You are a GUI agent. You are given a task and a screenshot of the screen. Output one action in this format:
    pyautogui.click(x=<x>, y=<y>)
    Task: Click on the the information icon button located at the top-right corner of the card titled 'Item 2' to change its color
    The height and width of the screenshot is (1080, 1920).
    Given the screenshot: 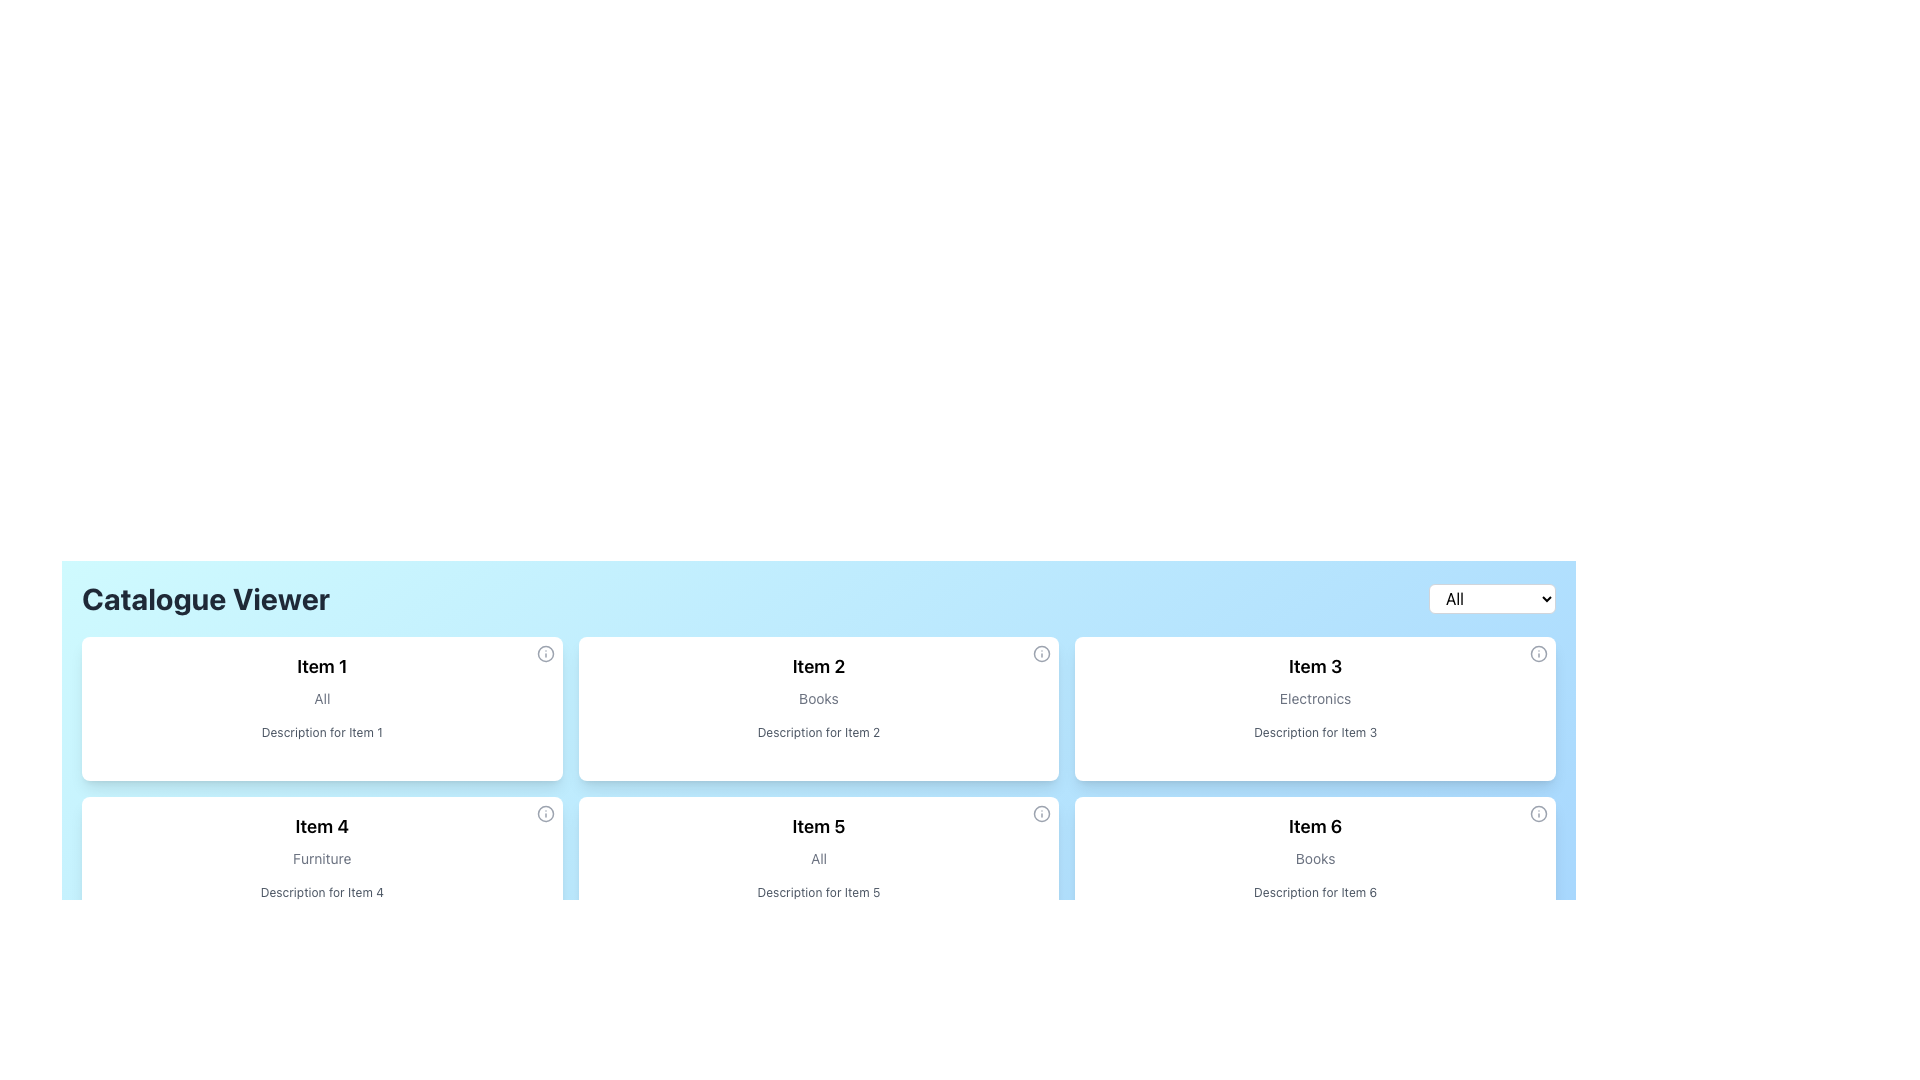 What is the action you would take?
    pyautogui.click(x=1041, y=654)
    